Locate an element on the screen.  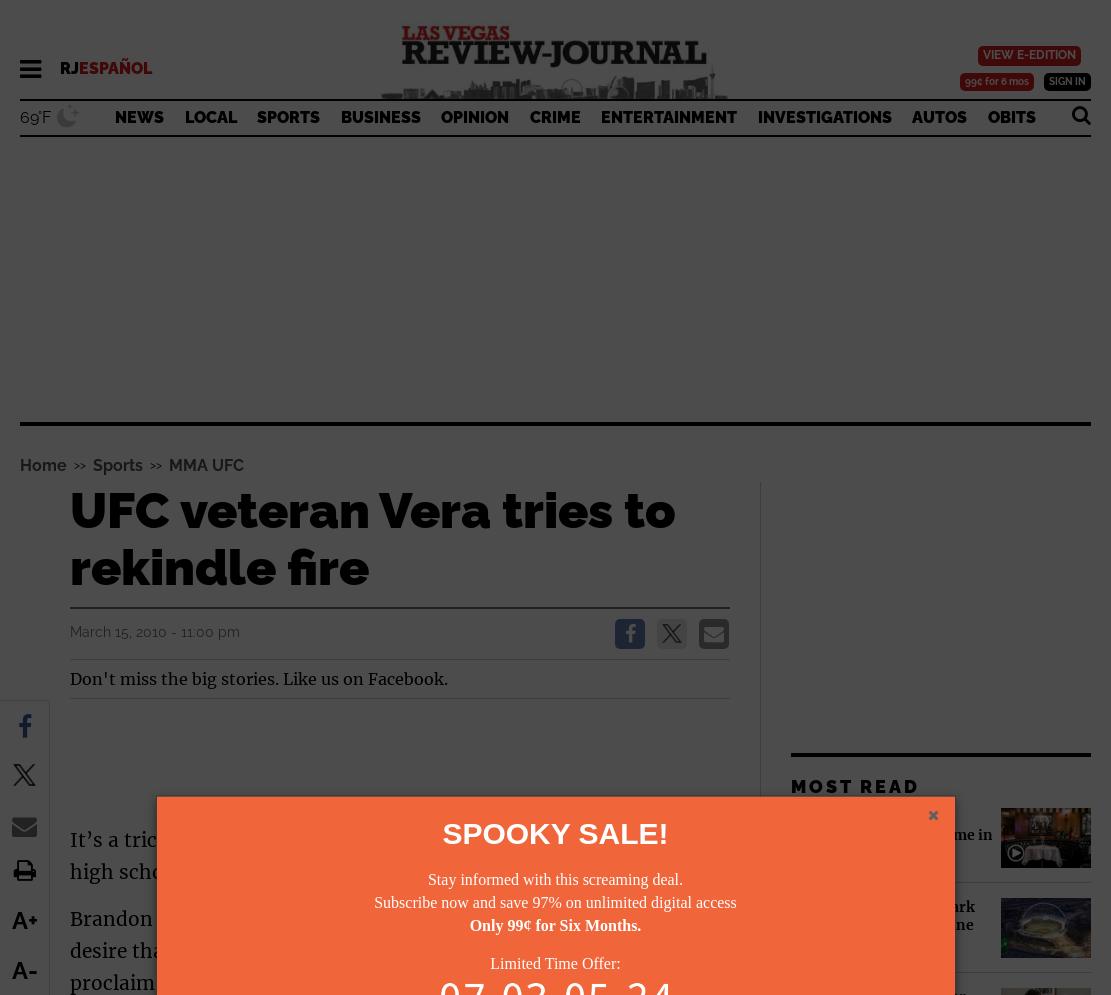
'Only 99¢ for Six Months.' is located at coordinates (467, 924).